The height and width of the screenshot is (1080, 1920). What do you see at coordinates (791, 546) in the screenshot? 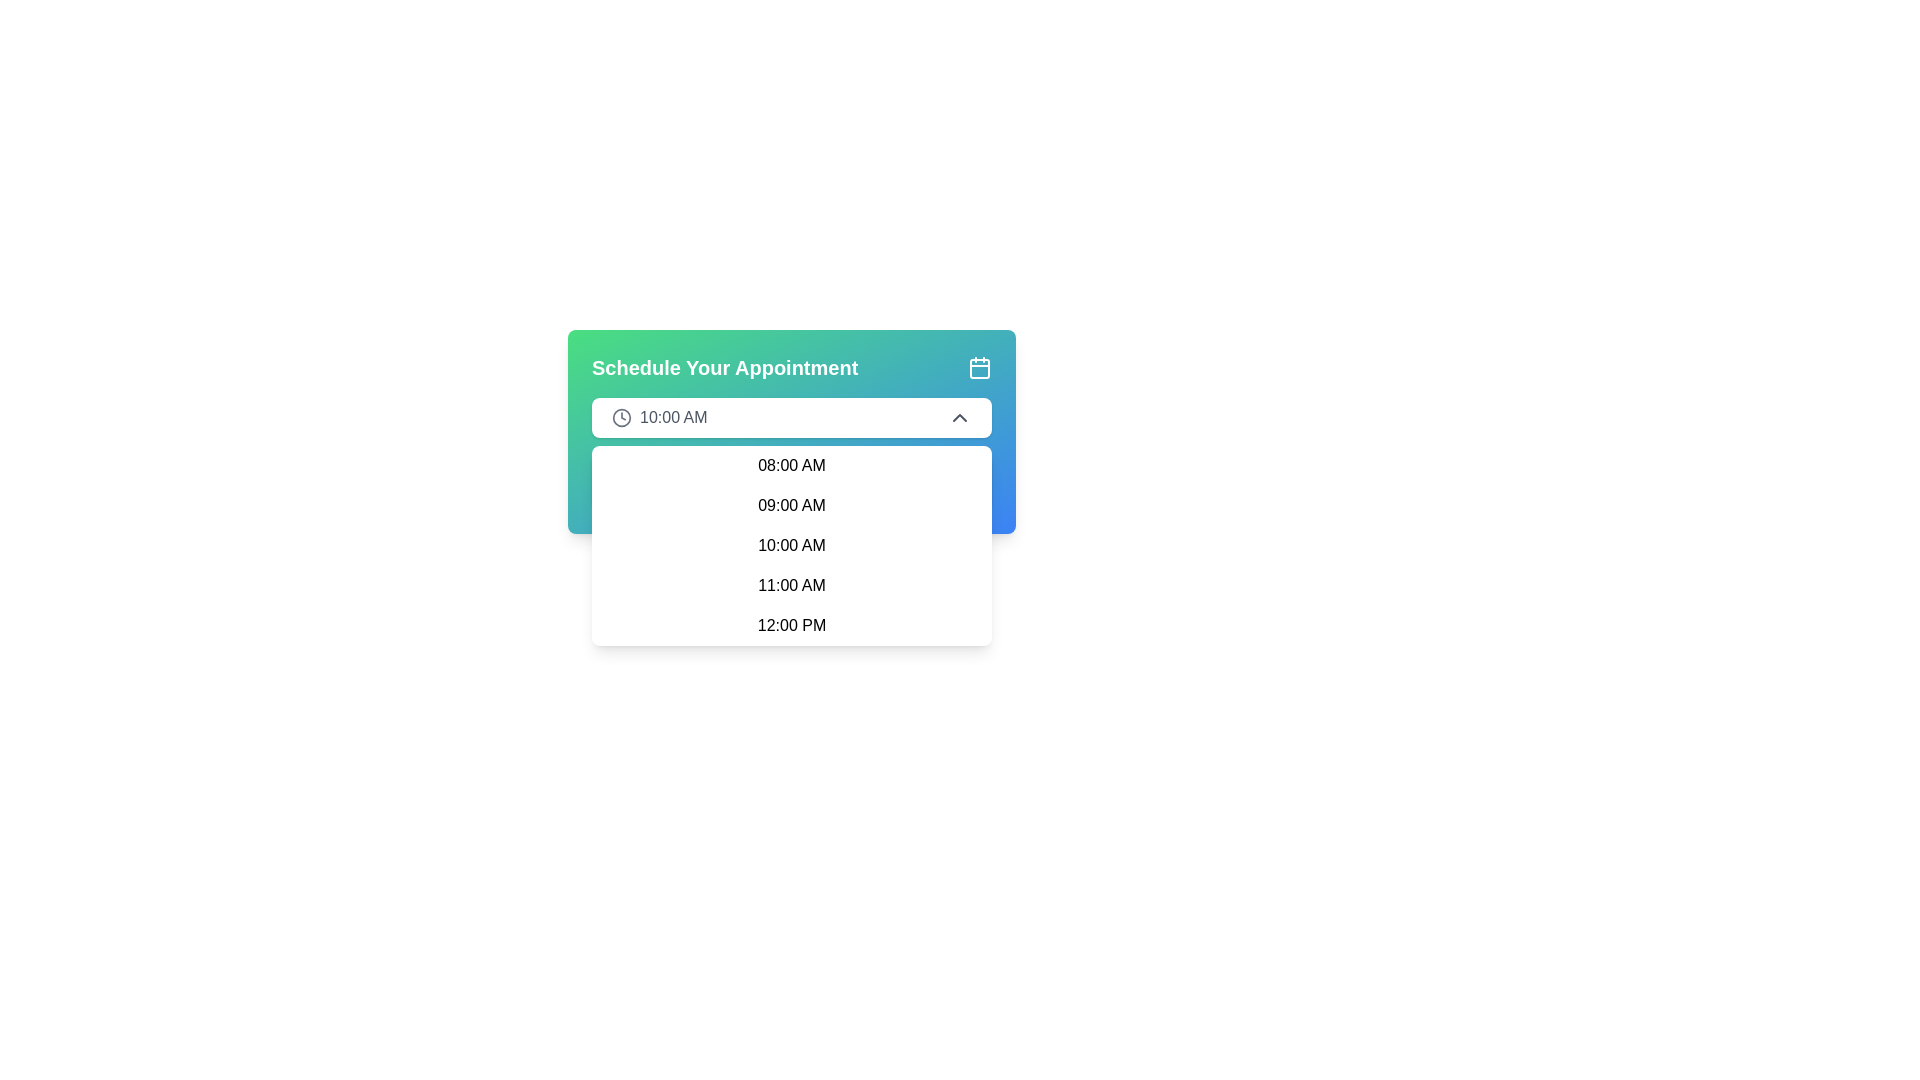
I see `the third option in the dropdown menu labeled '10:00 AM'` at bounding box center [791, 546].